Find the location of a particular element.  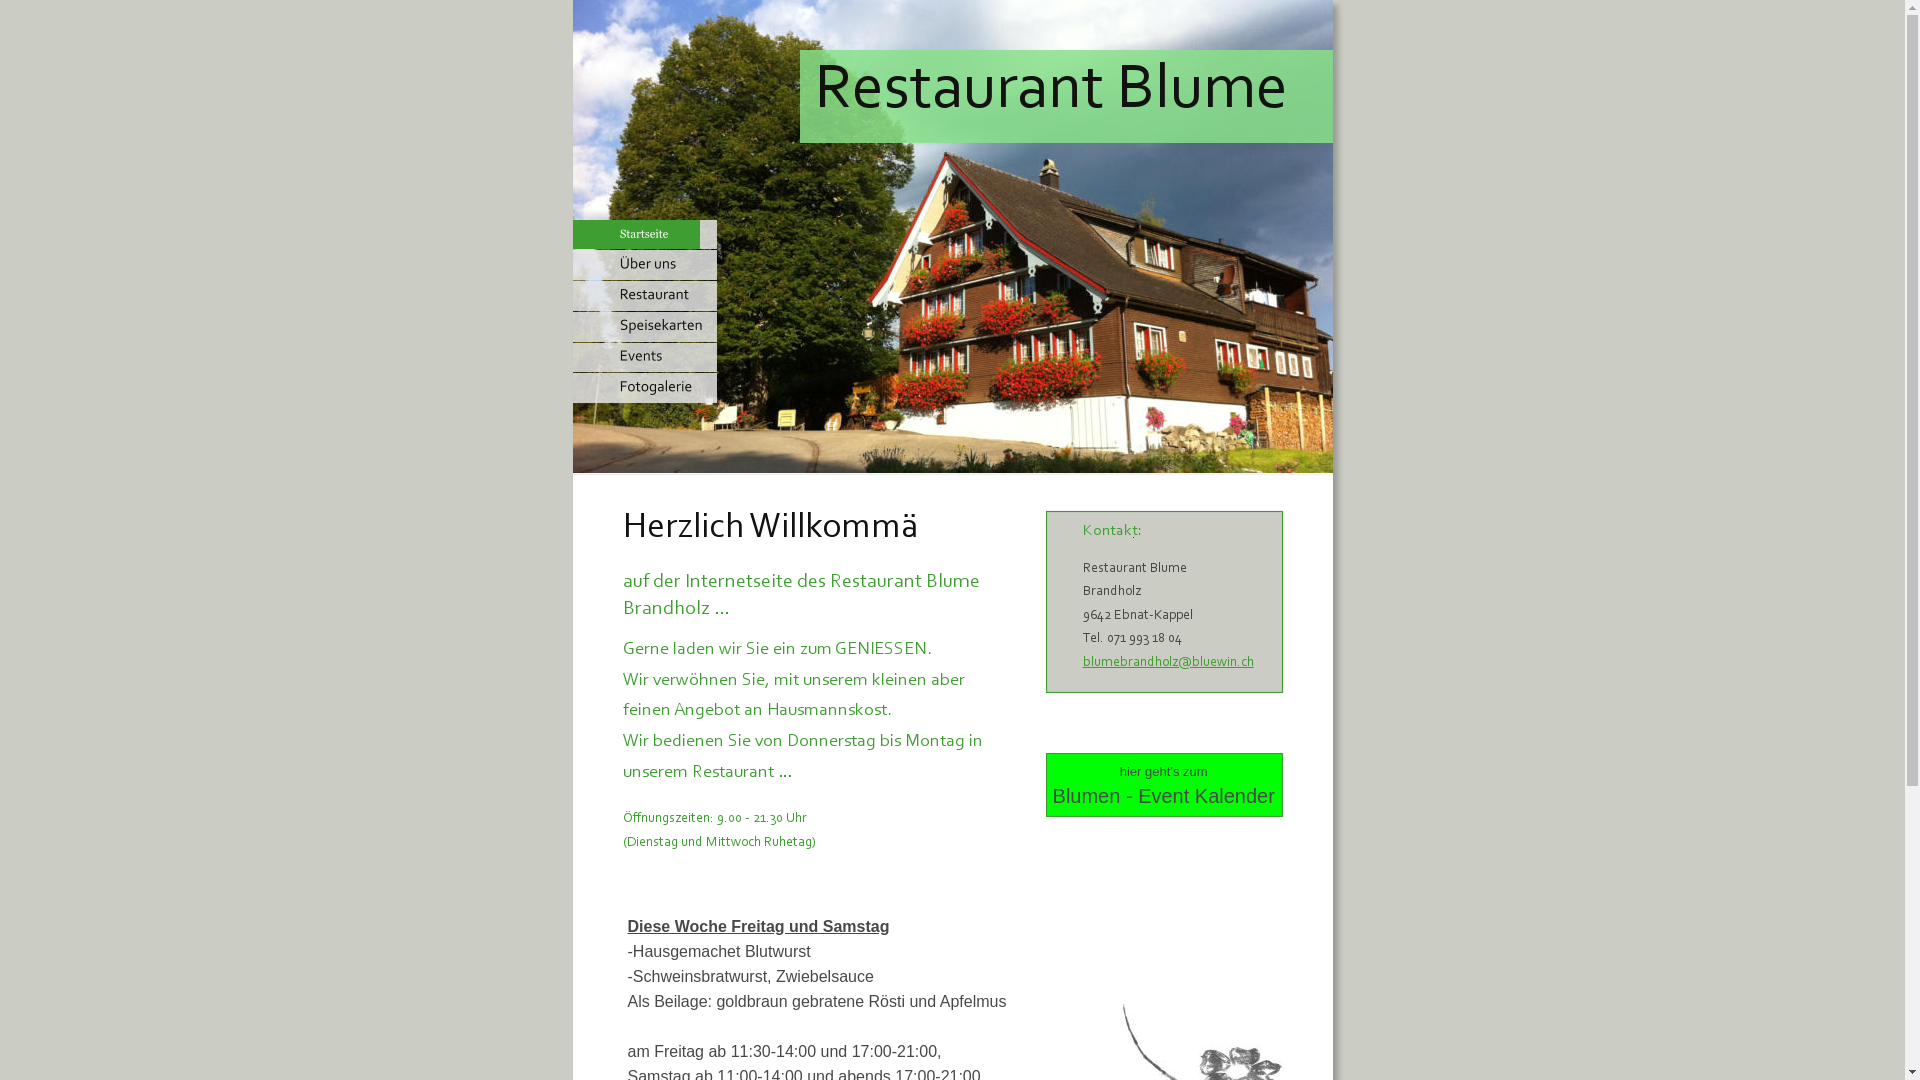

'blumebrandholz@bluewin.ch' is located at coordinates (1167, 663).